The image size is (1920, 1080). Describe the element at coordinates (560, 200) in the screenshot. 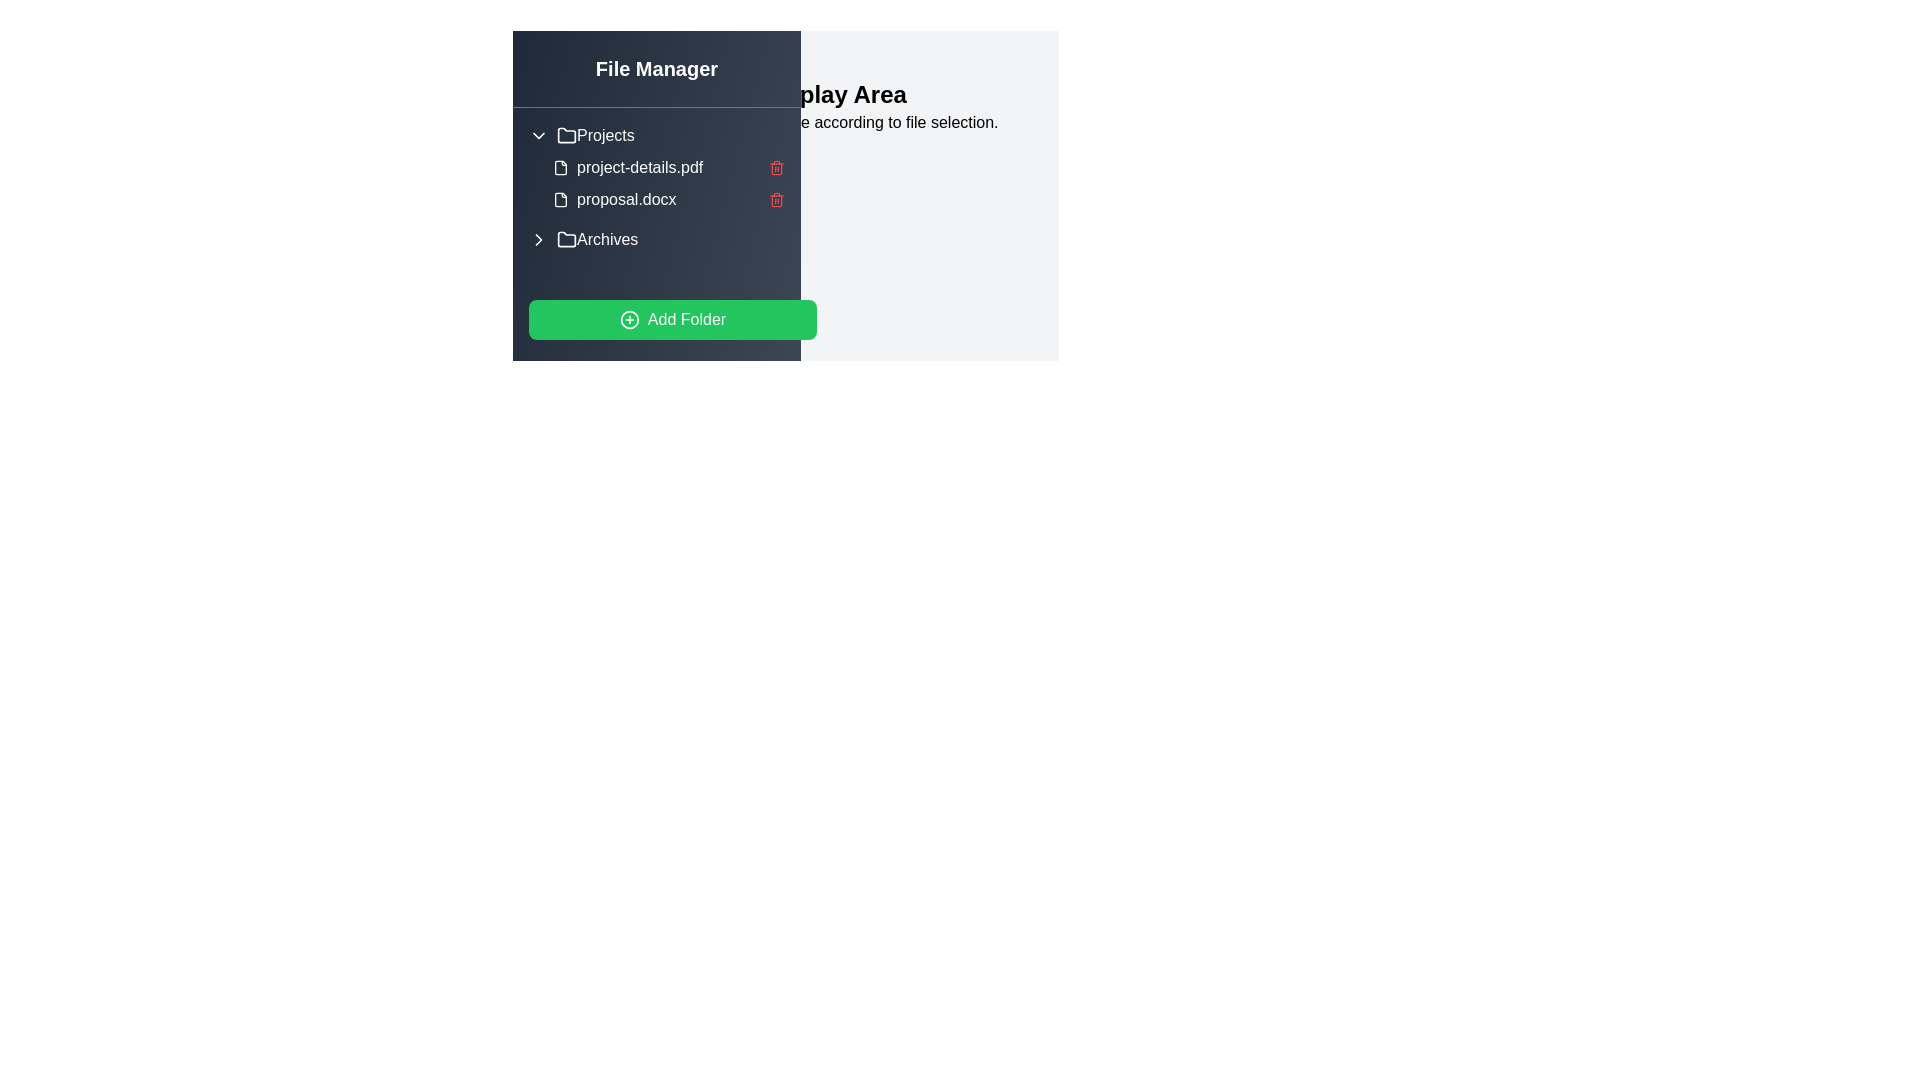

I see `the small document icon with a paper sheet representation located to the left of the text 'proposal.docx' in the 'Projects' section of the file manager interface` at that location.